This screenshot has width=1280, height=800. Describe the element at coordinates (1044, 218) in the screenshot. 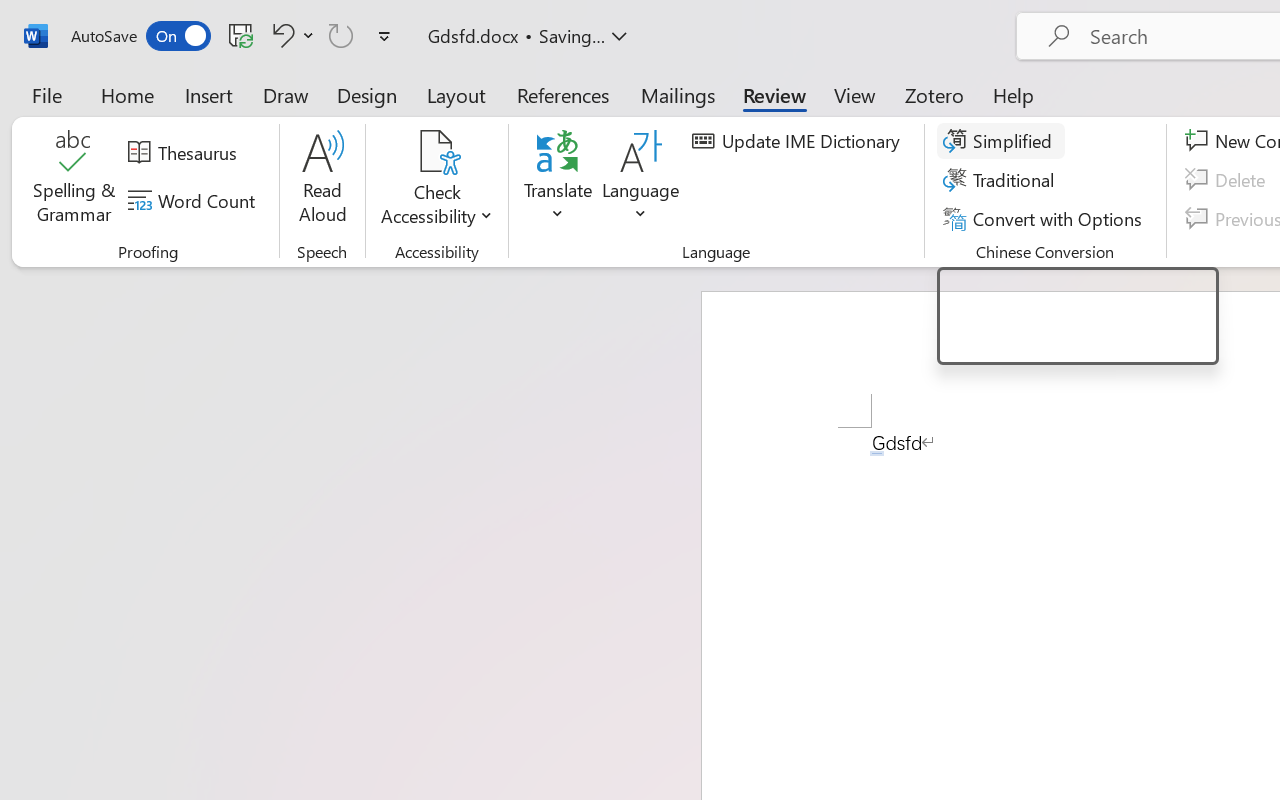

I see `'Convert with Options...'` at that location.